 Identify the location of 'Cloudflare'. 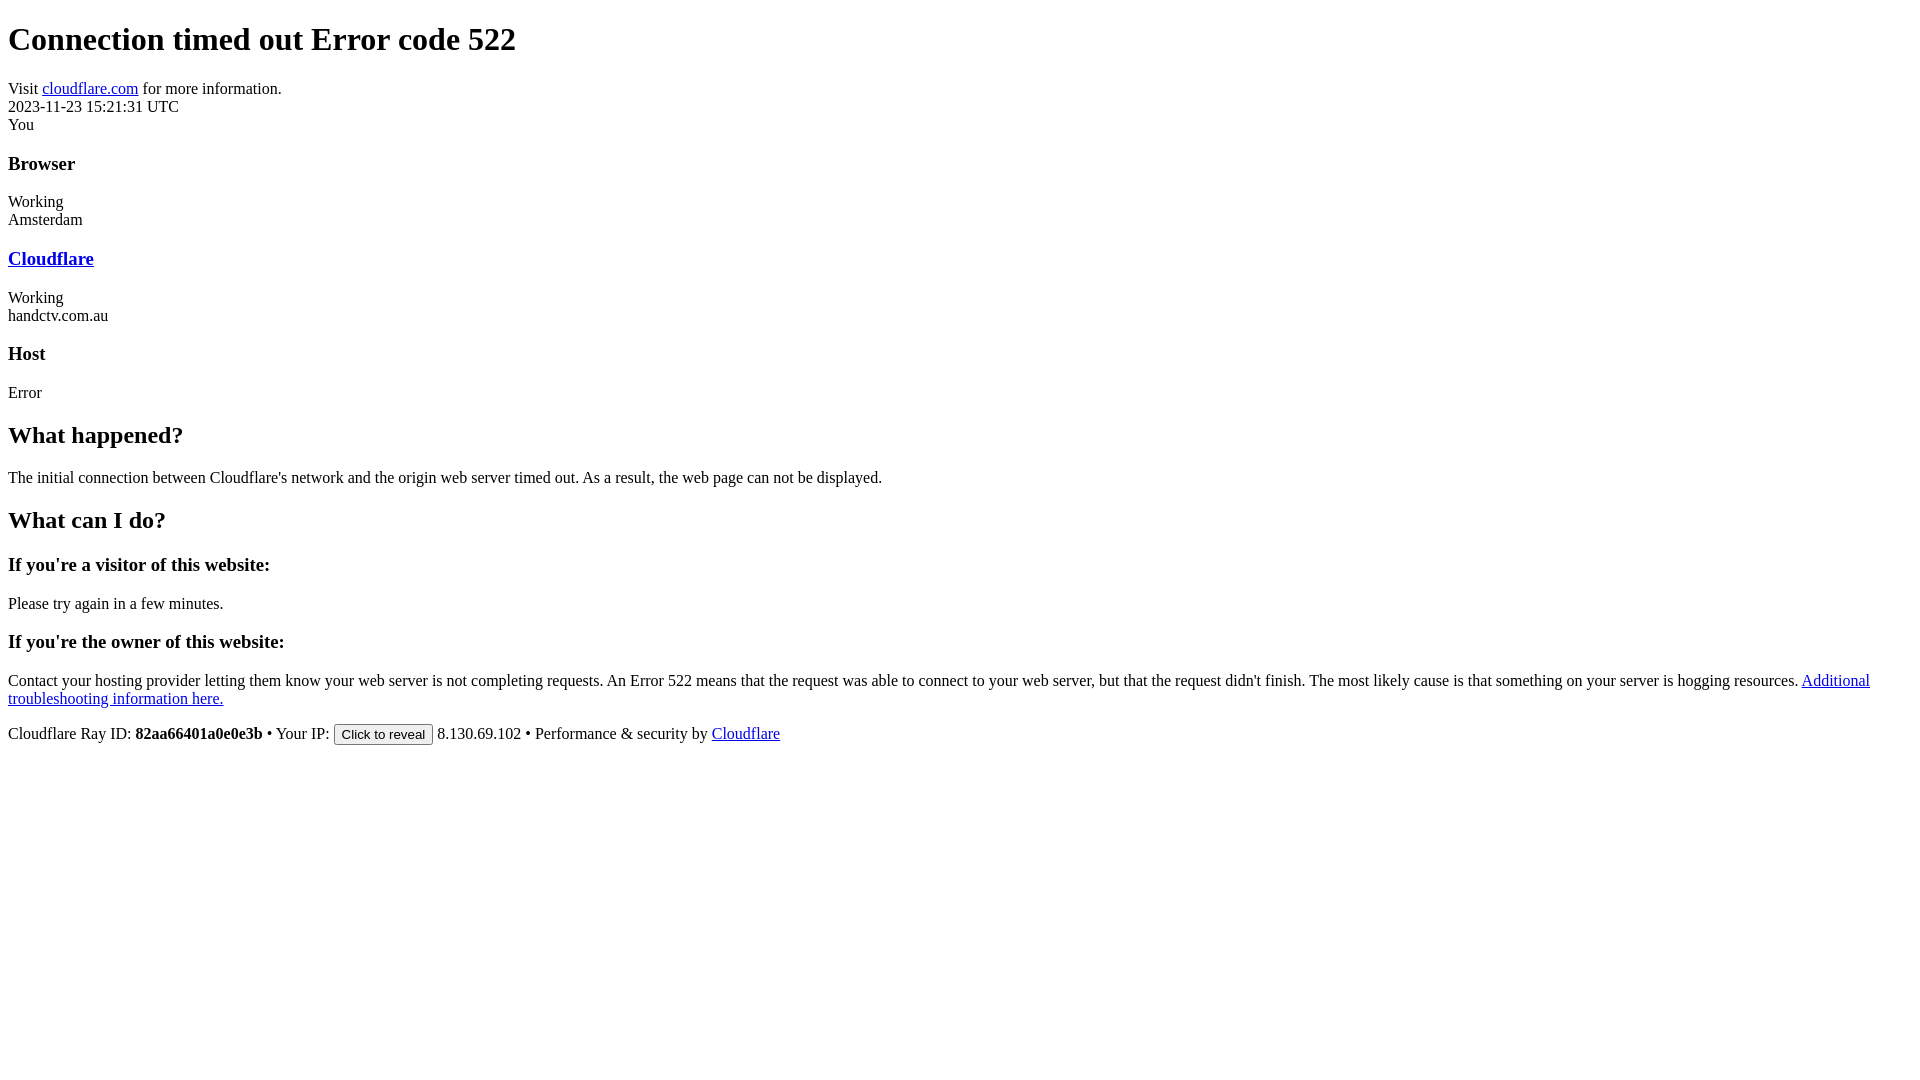
(744, 733).